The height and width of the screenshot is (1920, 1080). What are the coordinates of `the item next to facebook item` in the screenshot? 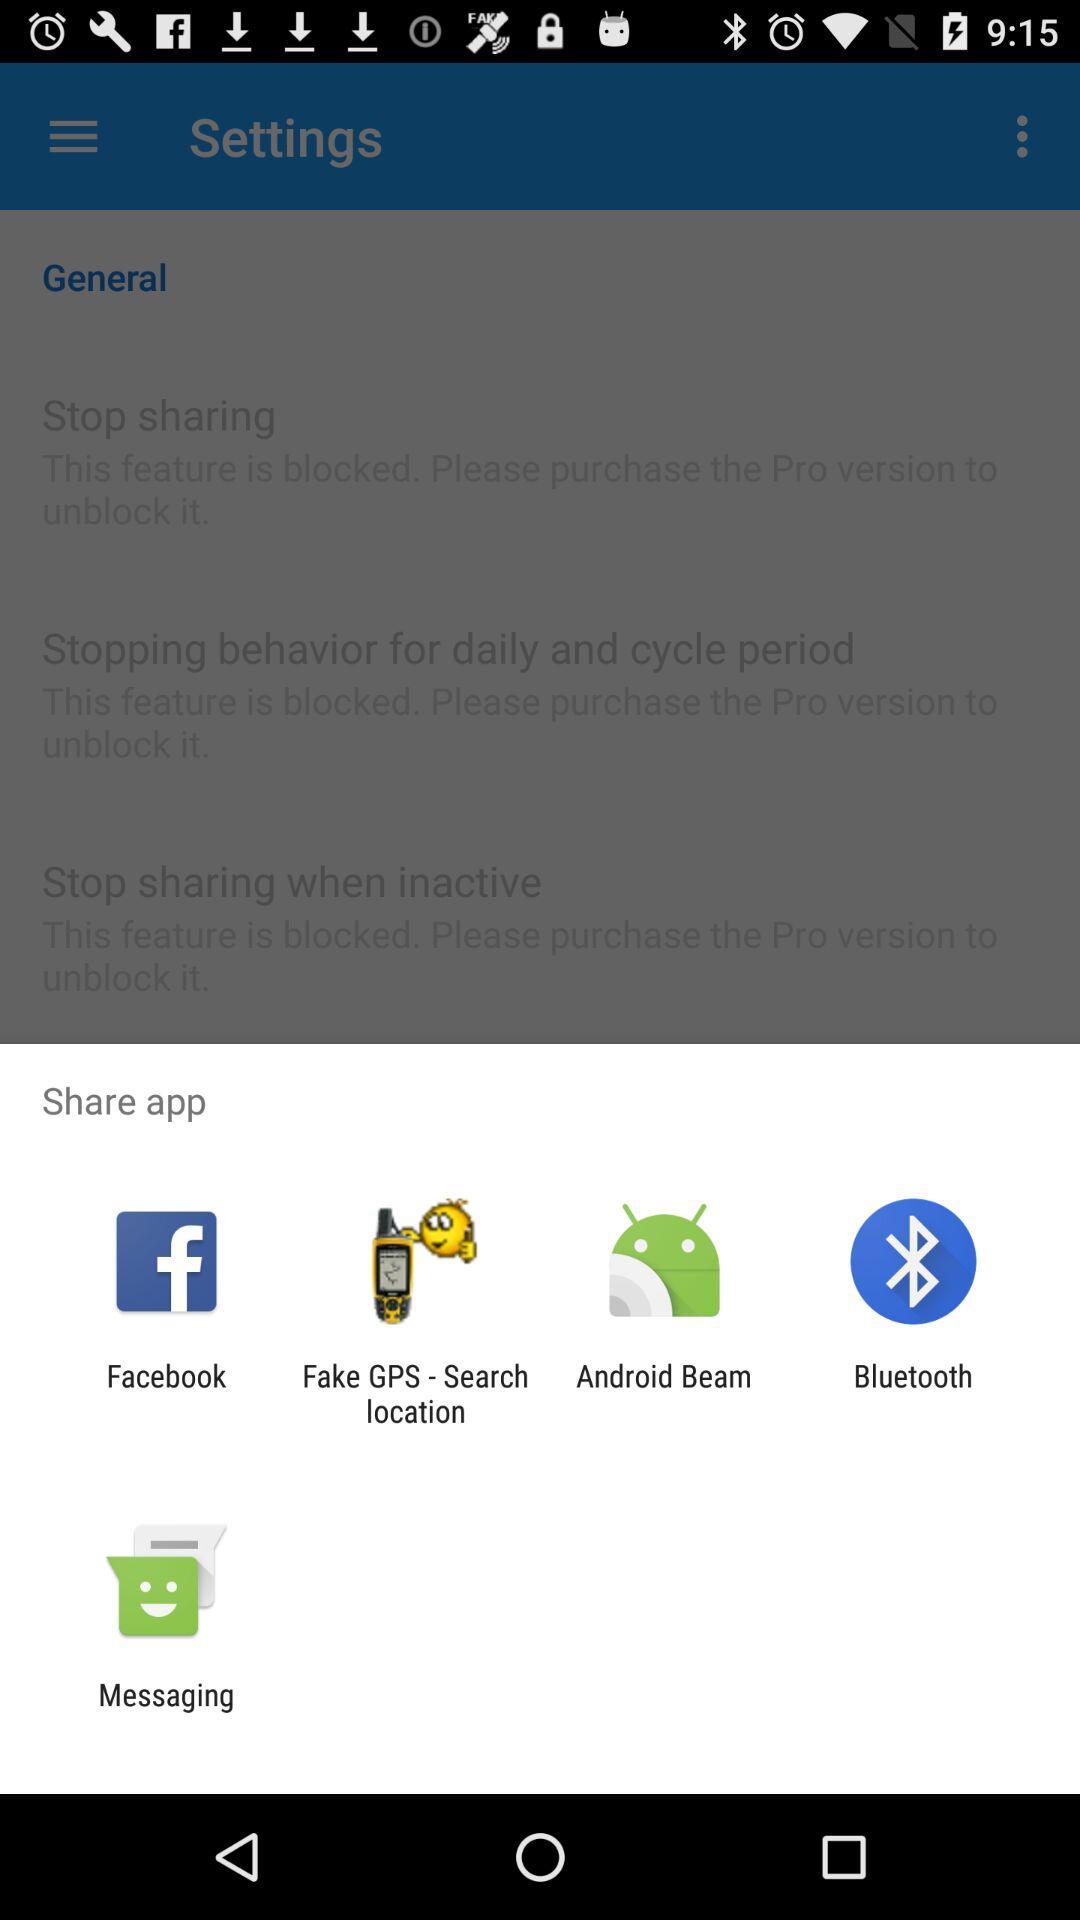 It's located at (414, 1392).